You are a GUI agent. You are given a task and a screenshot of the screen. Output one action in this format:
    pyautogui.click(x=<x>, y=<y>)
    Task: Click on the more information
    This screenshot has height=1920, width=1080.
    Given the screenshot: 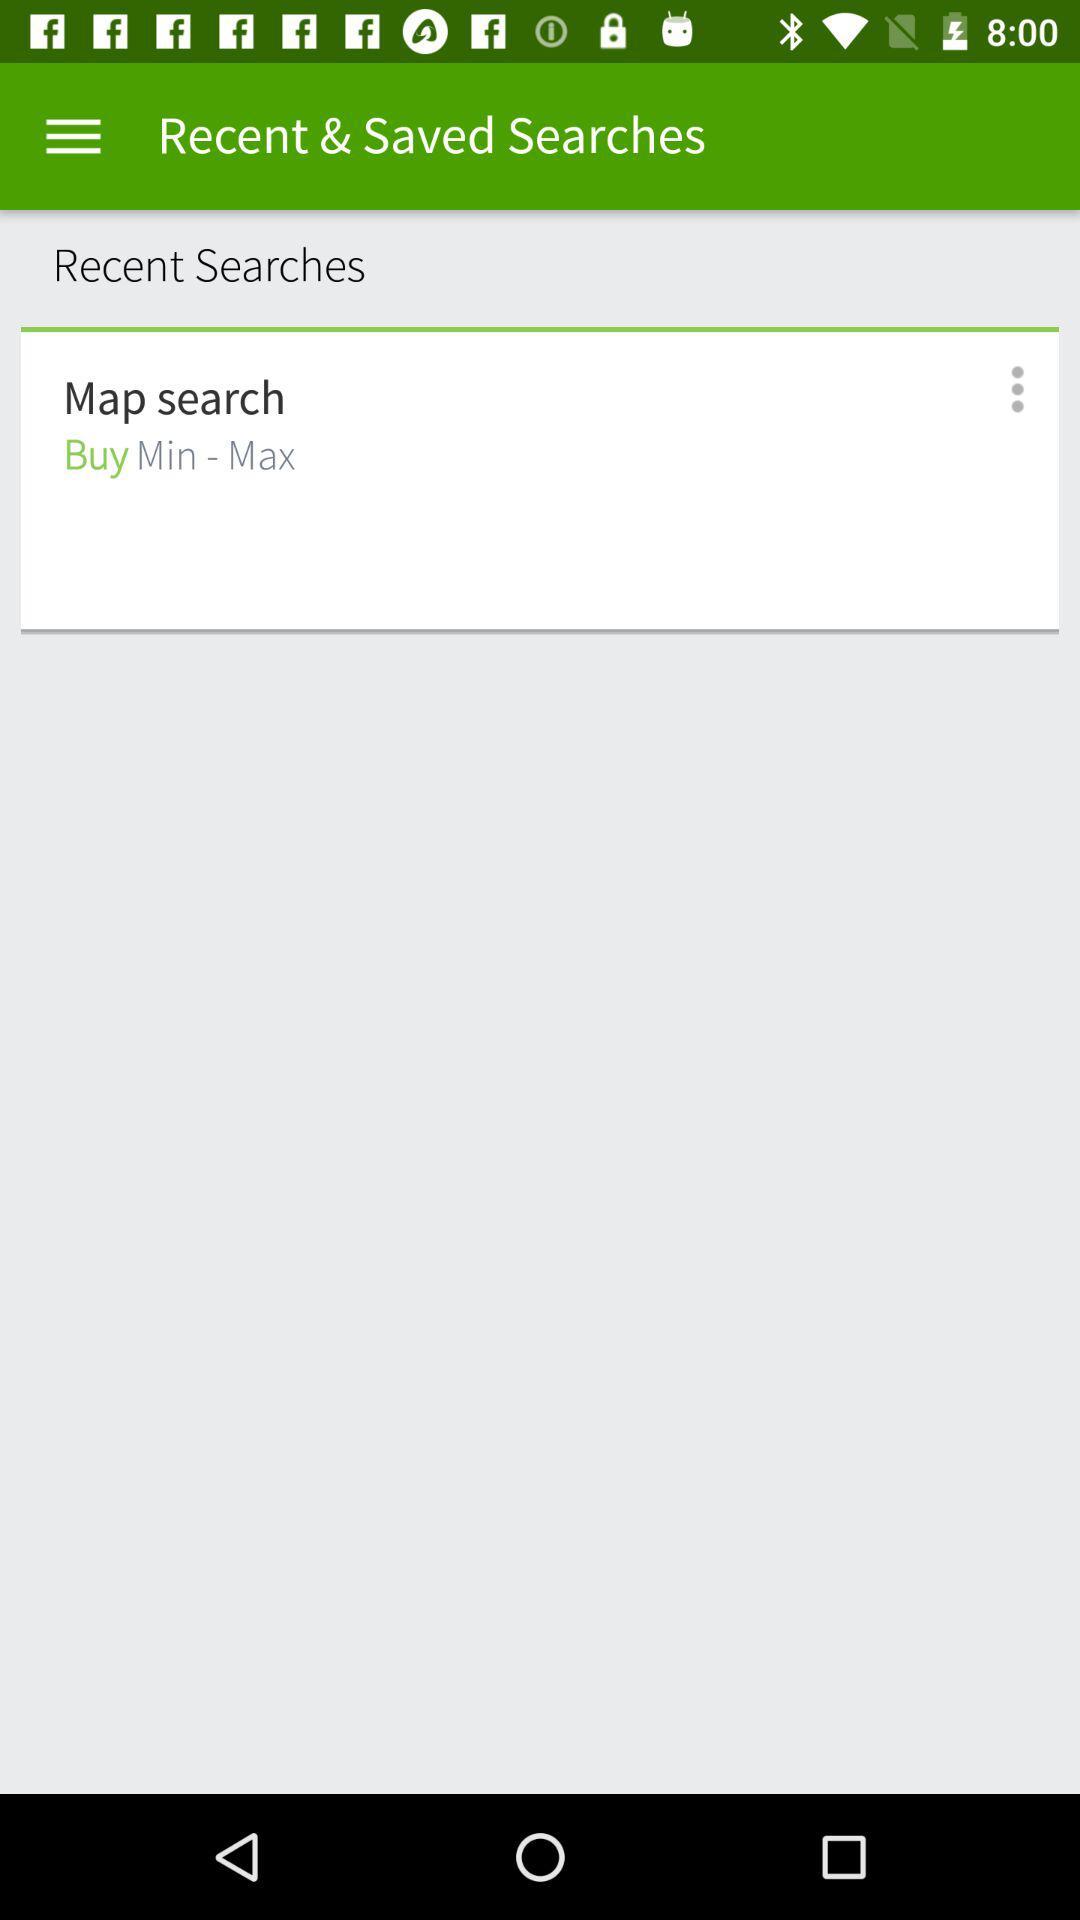 What is the action you would take?
    pyautogui.click(x=995, y=389)
    